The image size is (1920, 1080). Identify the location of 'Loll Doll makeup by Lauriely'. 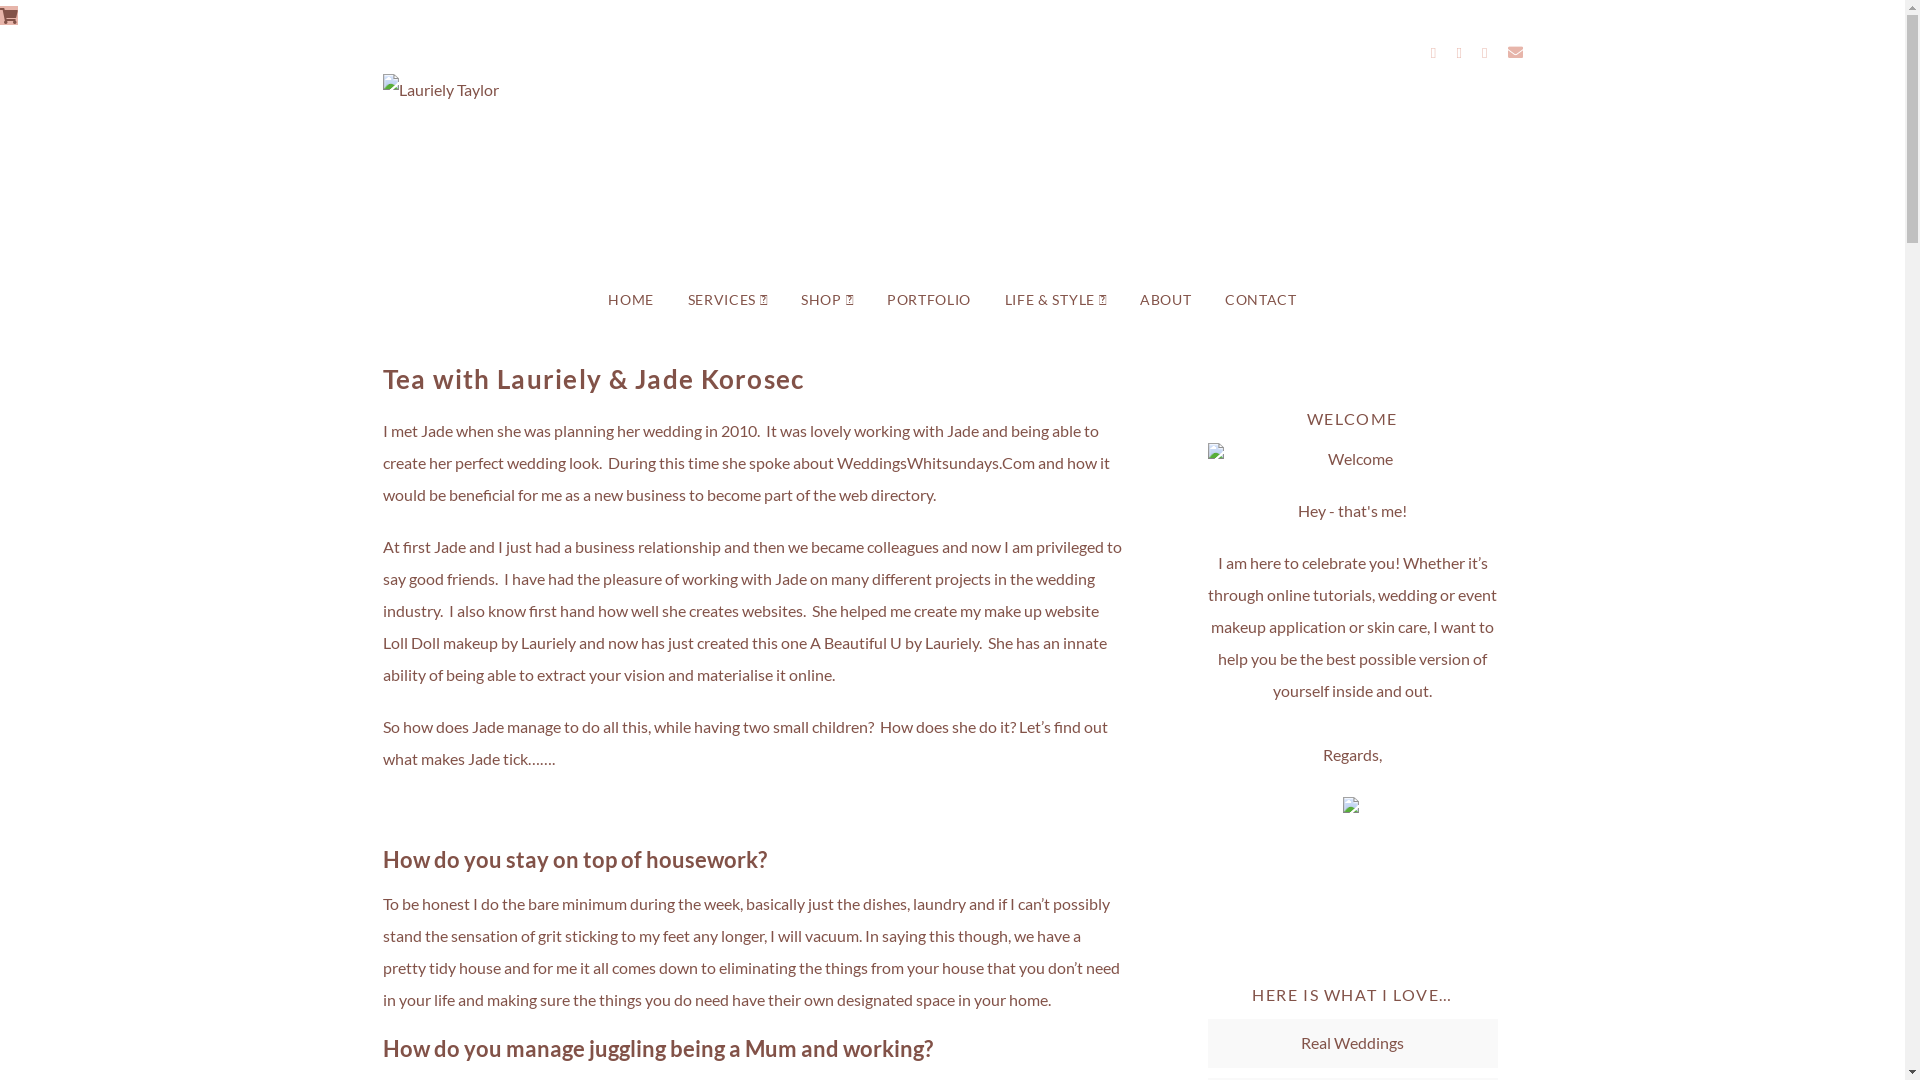
(477, 642).